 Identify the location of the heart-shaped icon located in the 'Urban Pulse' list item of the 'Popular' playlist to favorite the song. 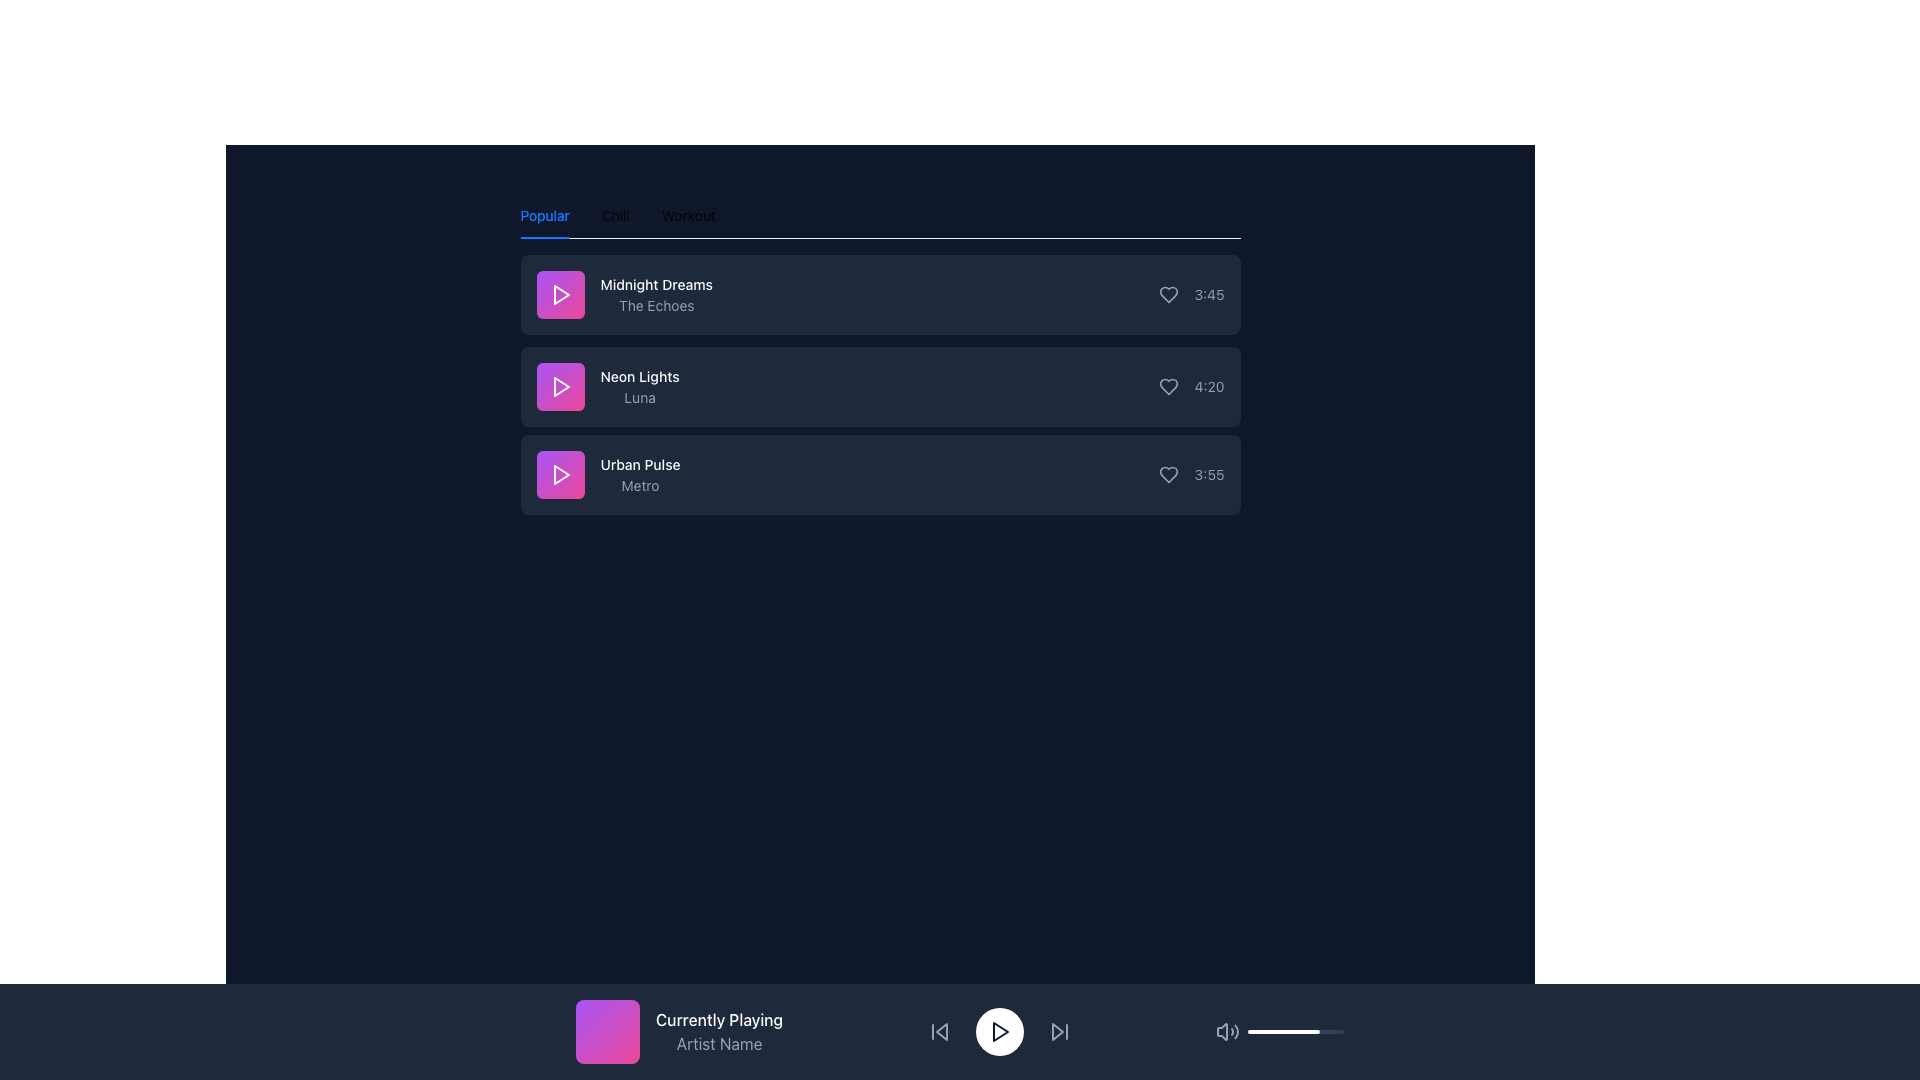
(1168, 474).